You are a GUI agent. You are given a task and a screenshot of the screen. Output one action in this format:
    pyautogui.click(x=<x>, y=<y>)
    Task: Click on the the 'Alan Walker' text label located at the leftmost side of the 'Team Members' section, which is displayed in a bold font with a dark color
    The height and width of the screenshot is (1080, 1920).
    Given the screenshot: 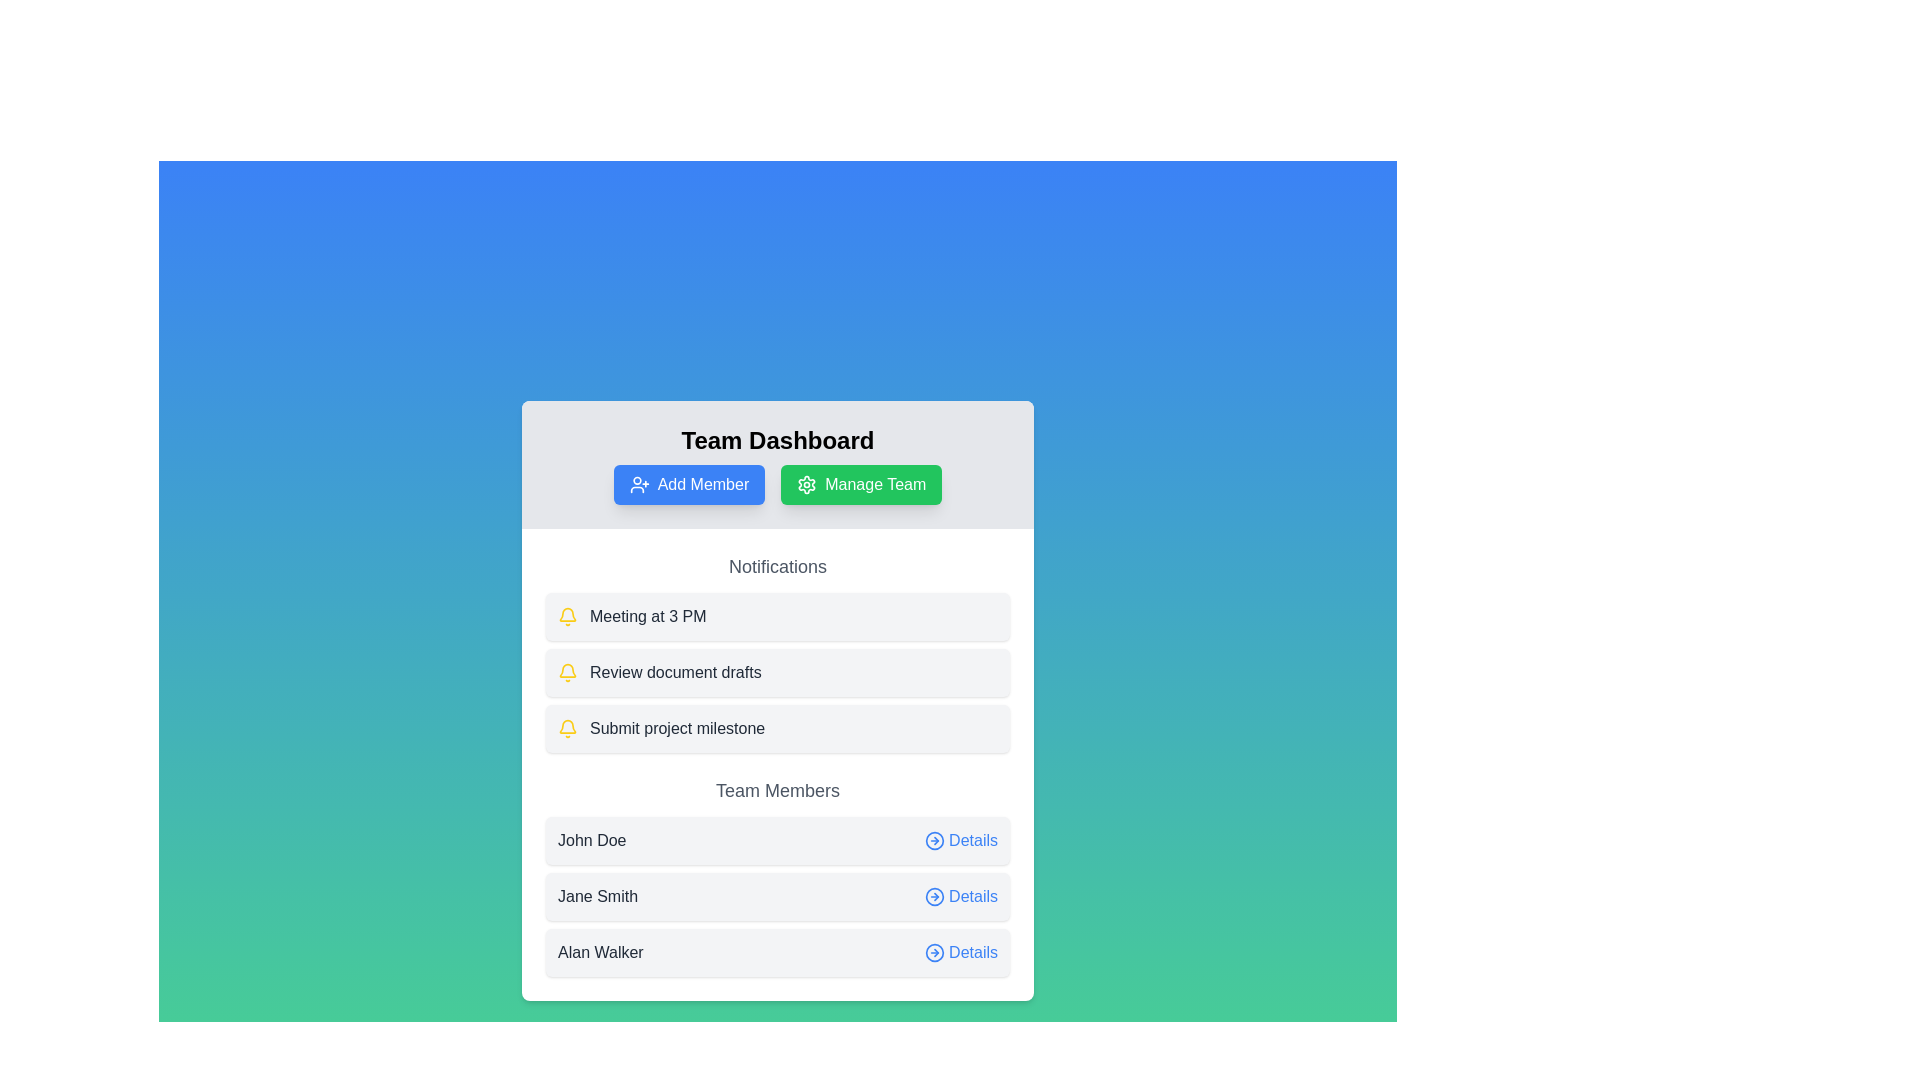 What is the action you would take?
    pyautogui.click(x=599, y=951)
    